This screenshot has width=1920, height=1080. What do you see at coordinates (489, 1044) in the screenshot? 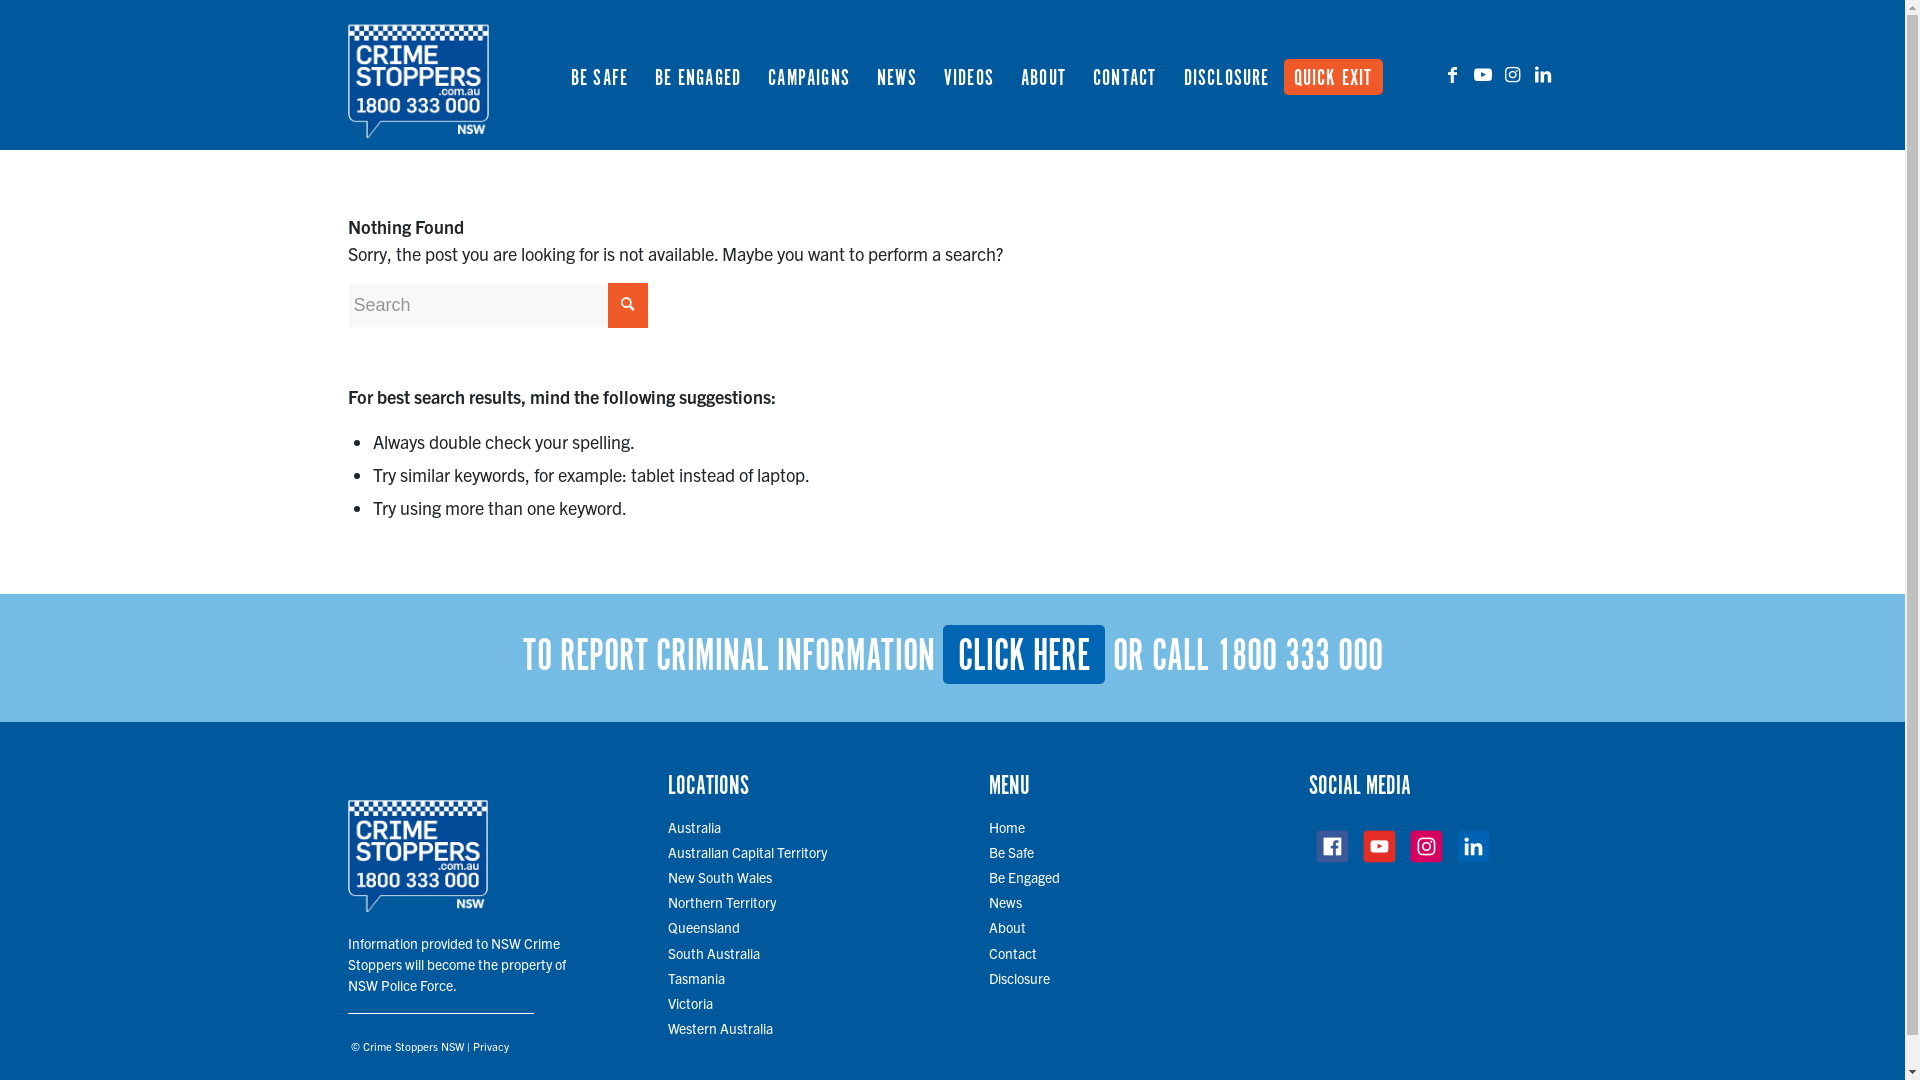
I see `'Privacy'` at bounding box center [489, 1044].